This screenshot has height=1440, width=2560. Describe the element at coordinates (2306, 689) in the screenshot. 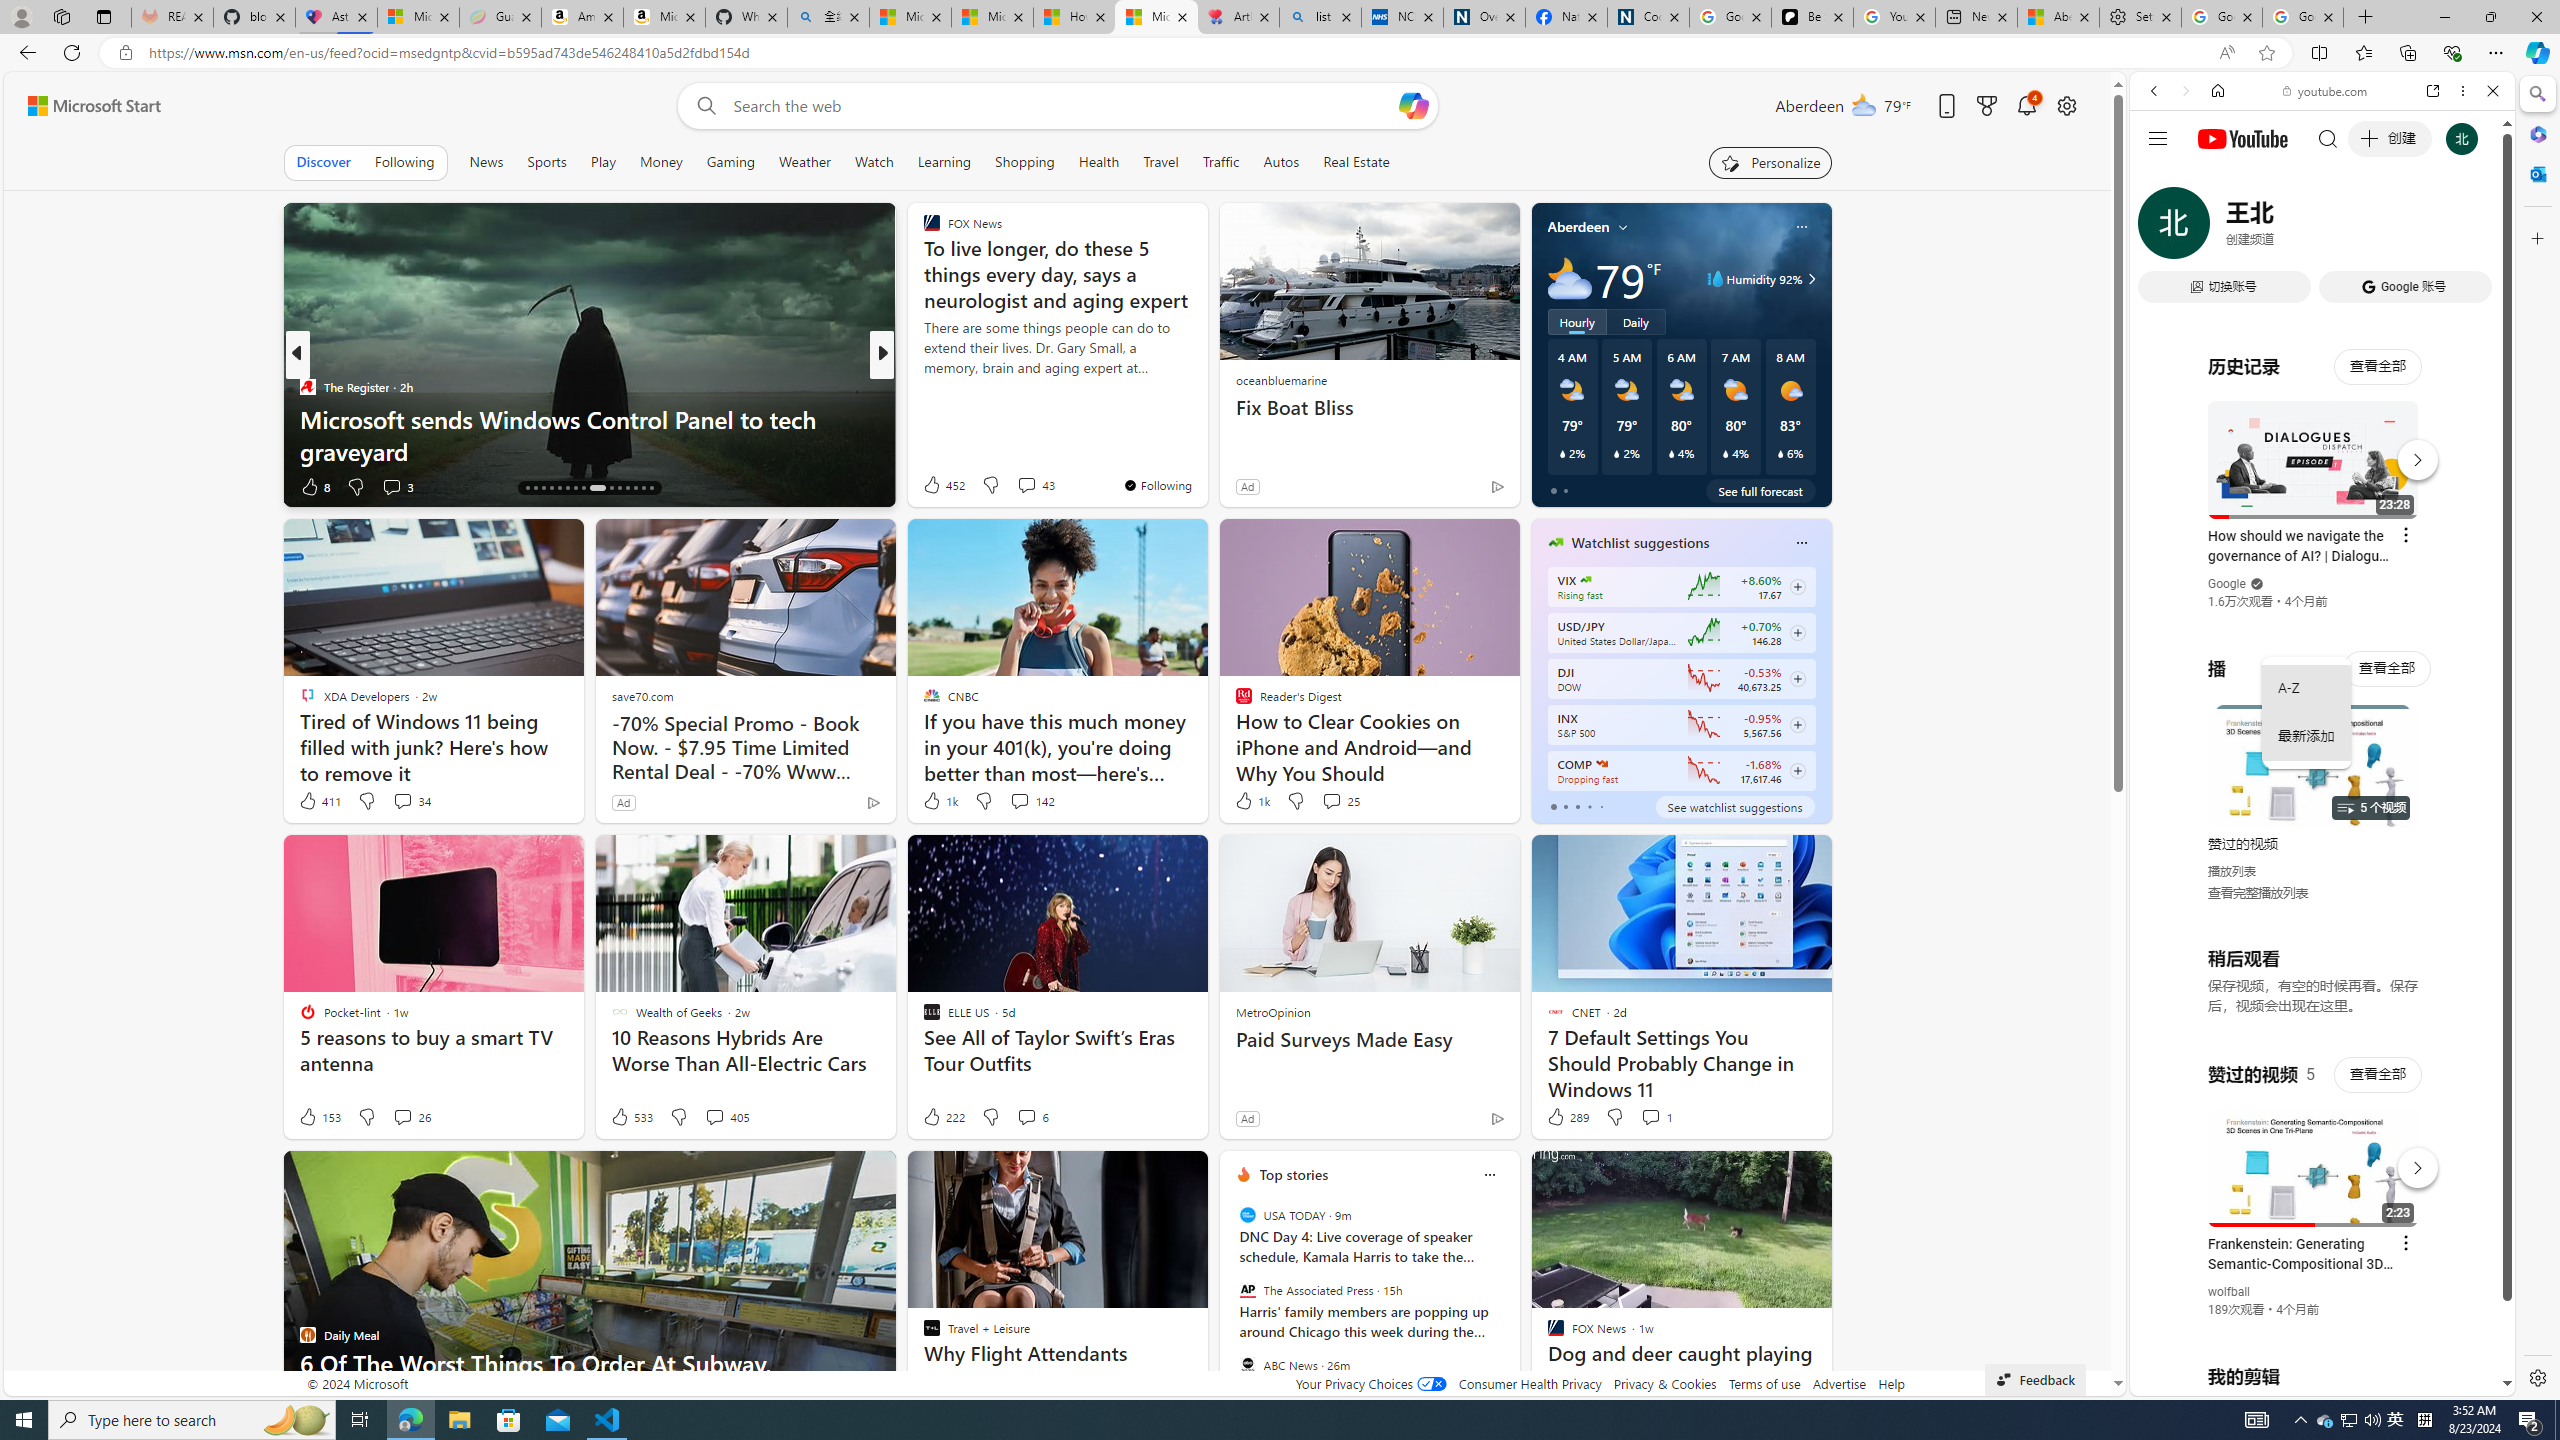

I see `'A-Z'` at that location.